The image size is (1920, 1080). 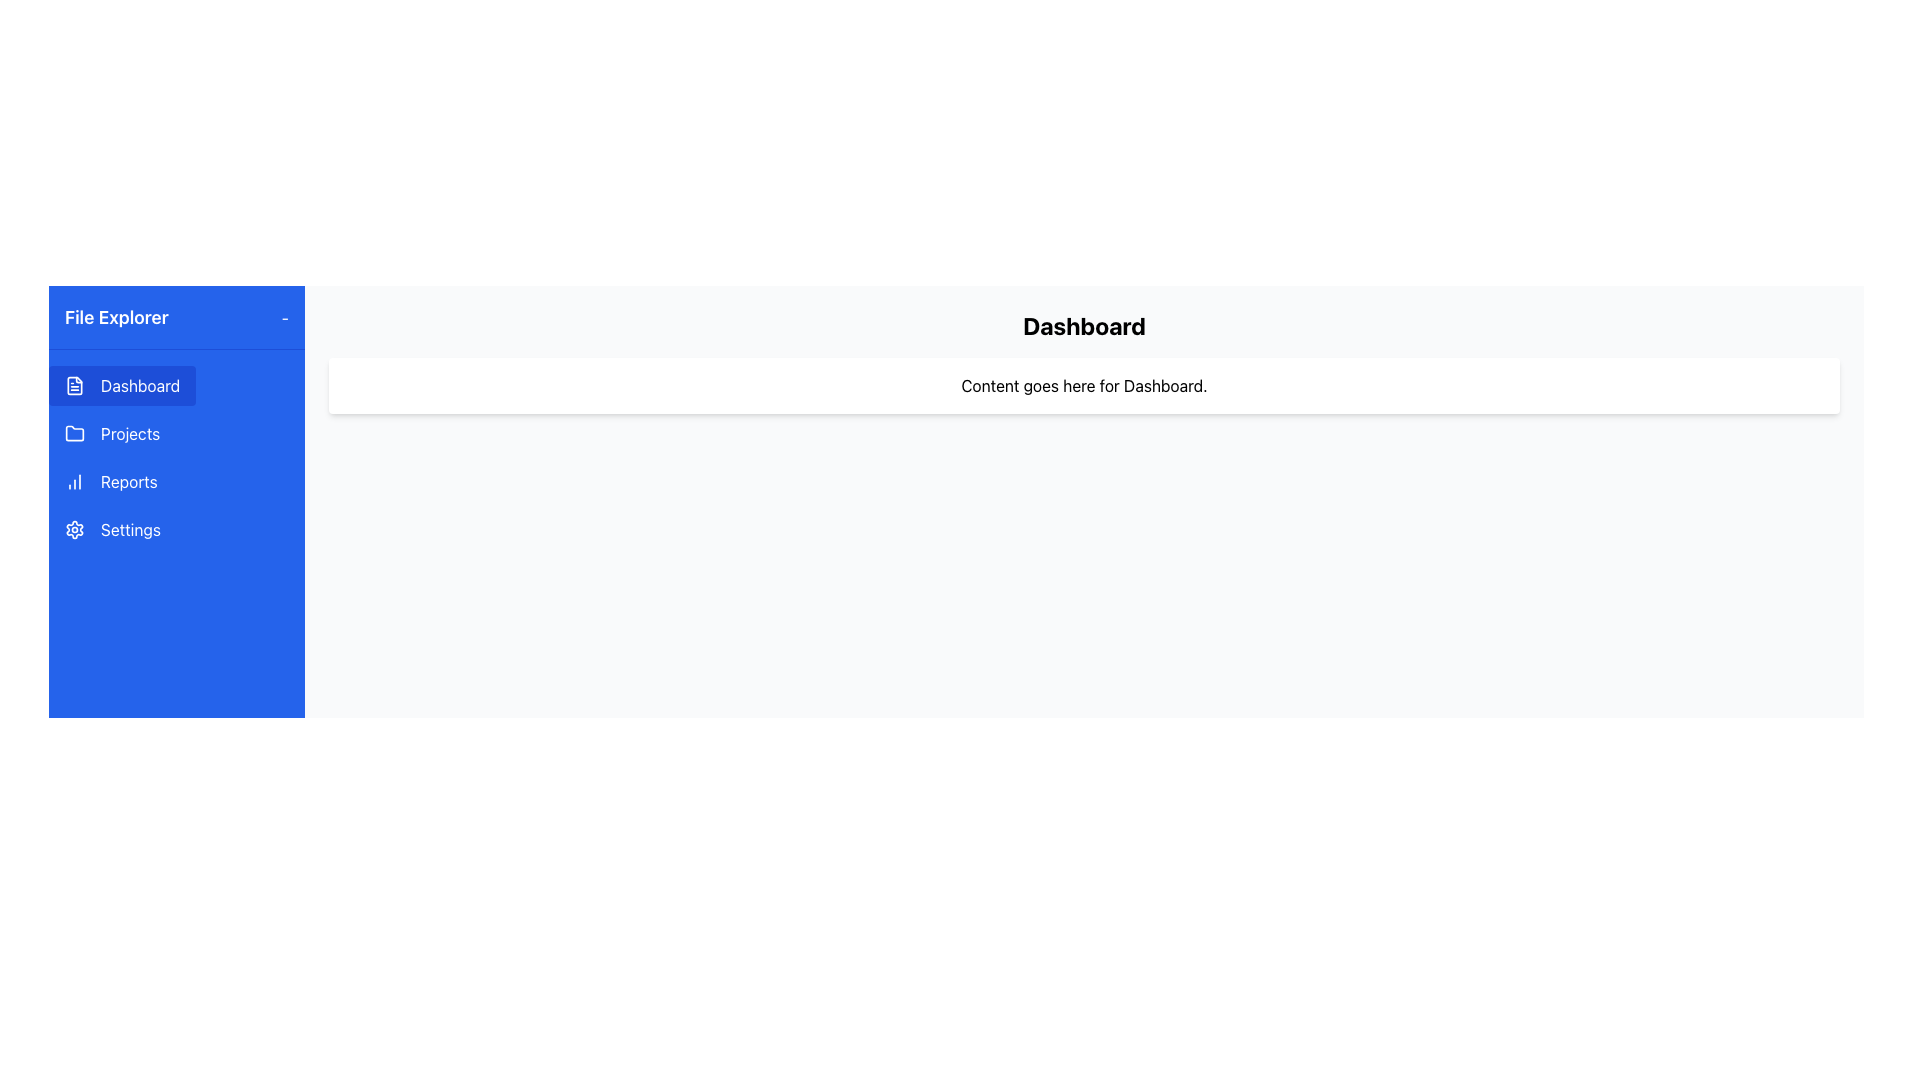 What do you see at coordinates (75, 528) in the screenshot?
I see `the 'Settings' icon in the navigational menu, which is represented by a gear shape` at bounding box center [75, 528].